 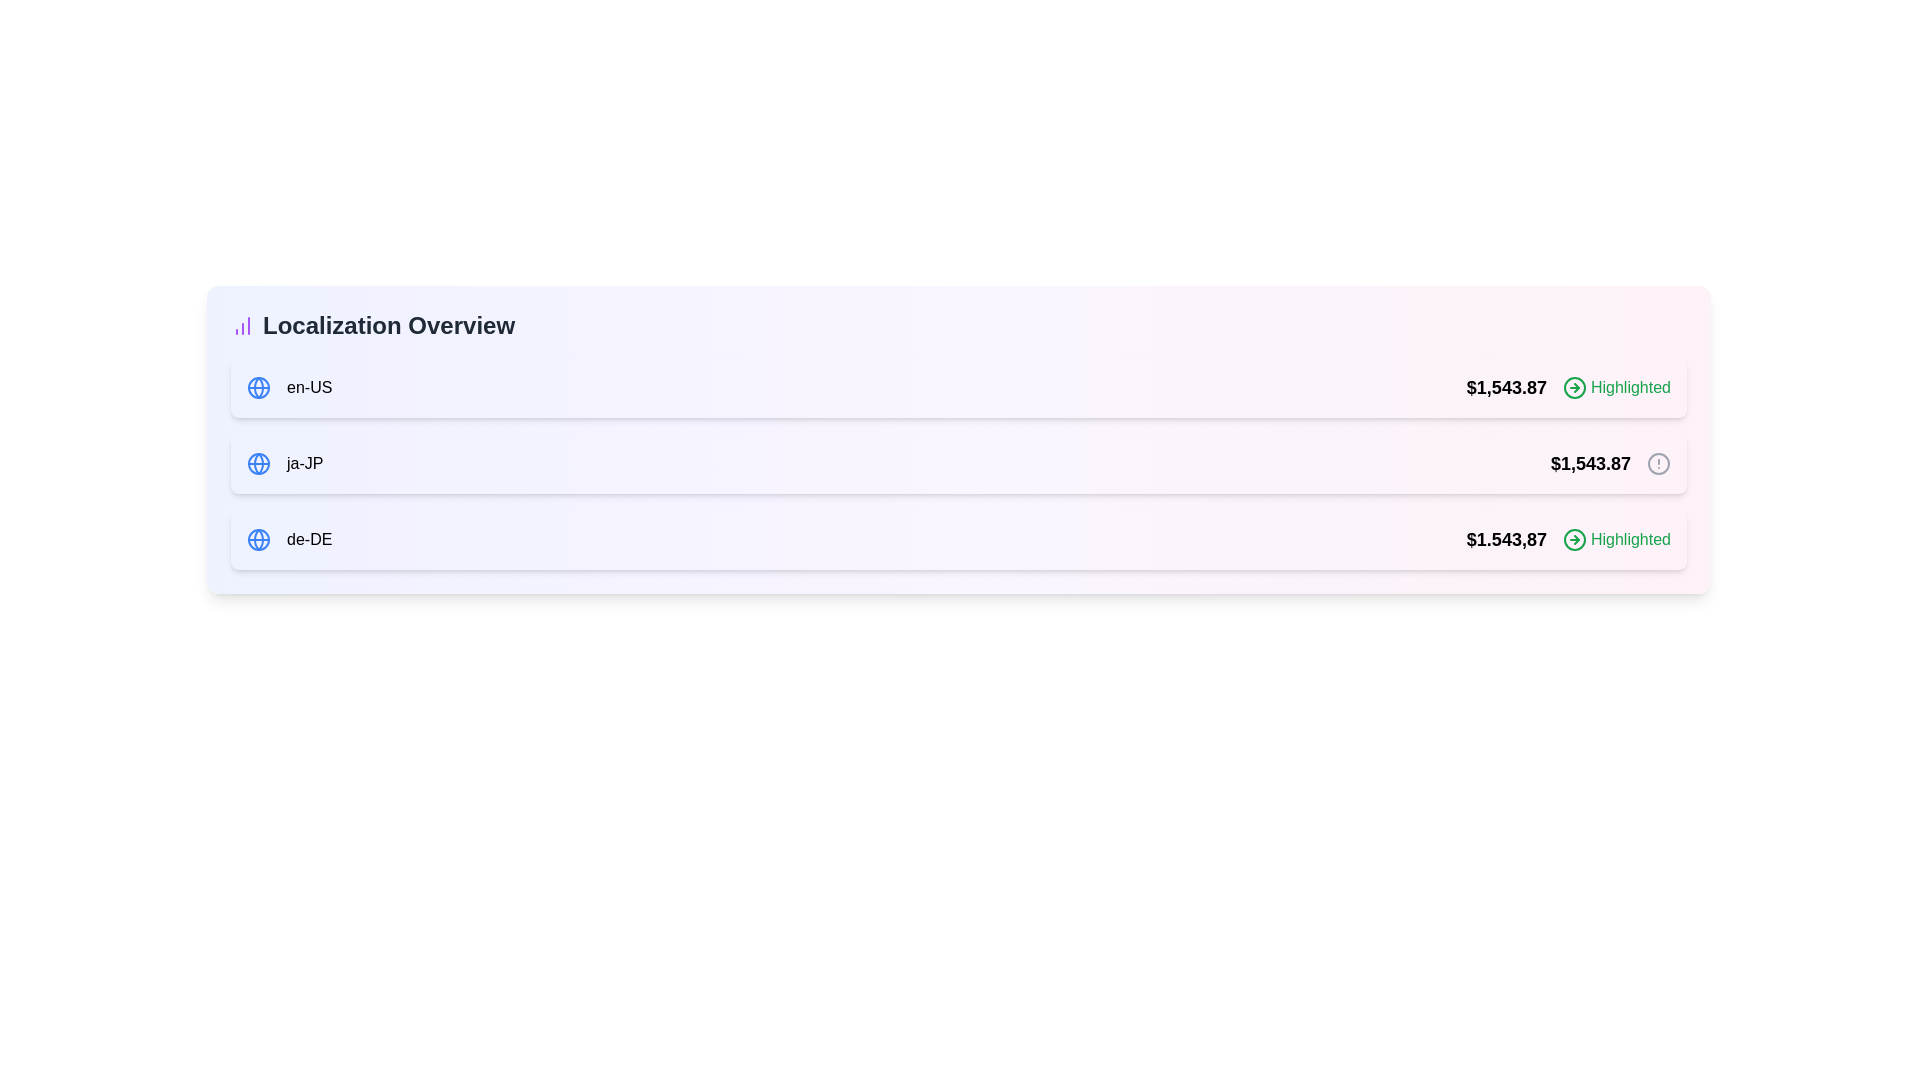 I want to click on the icon located to the right of the text 'Highlighted', so click(x=1573, y=388).